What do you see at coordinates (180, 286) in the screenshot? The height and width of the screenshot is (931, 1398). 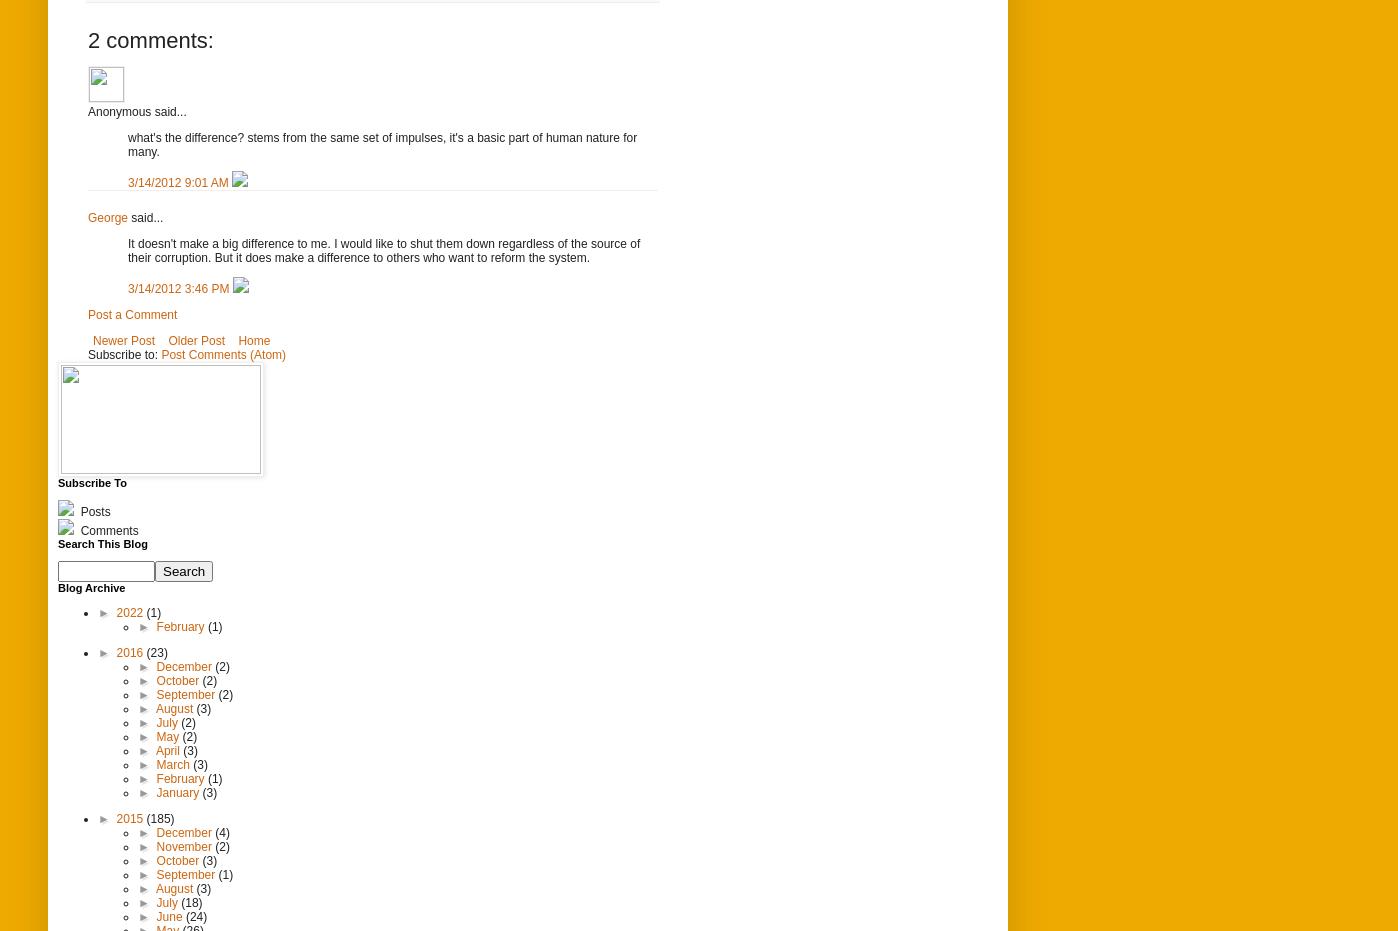 I see `'3/14/2012 3:46 PM'` at bounding box center [180, 286].